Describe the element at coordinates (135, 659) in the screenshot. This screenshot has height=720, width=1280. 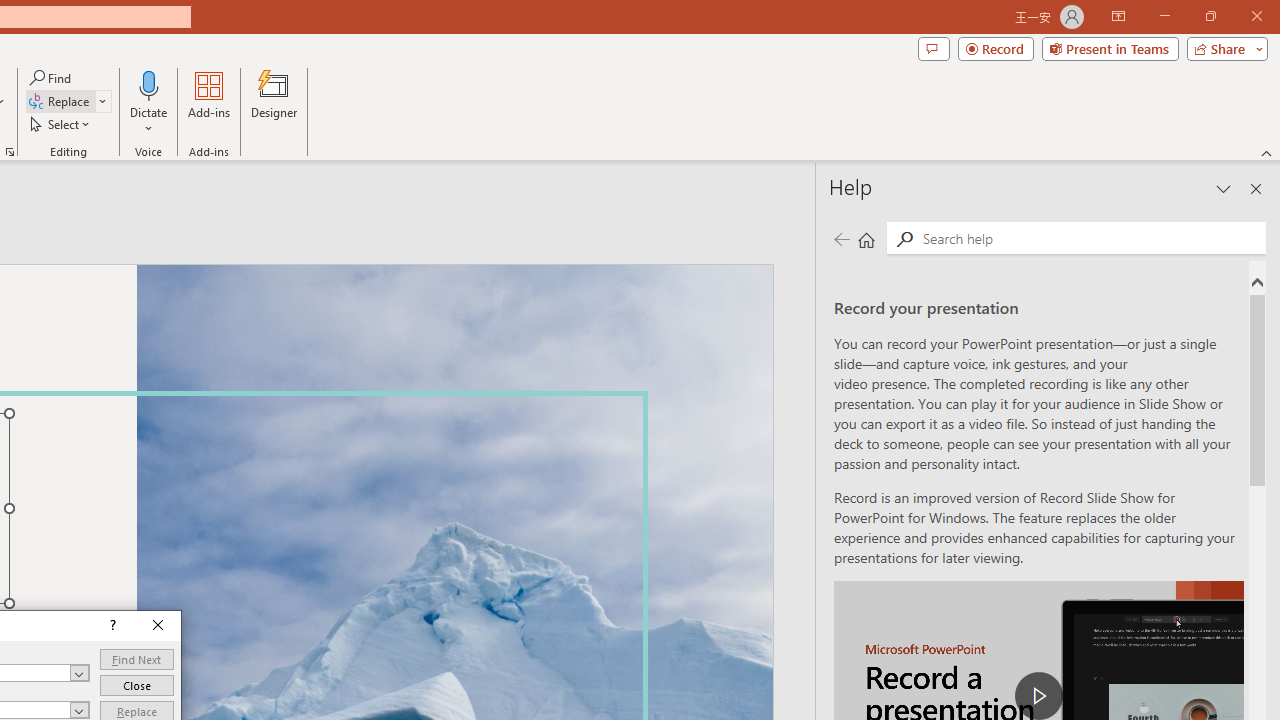
I see `'Find Next'` at that location.